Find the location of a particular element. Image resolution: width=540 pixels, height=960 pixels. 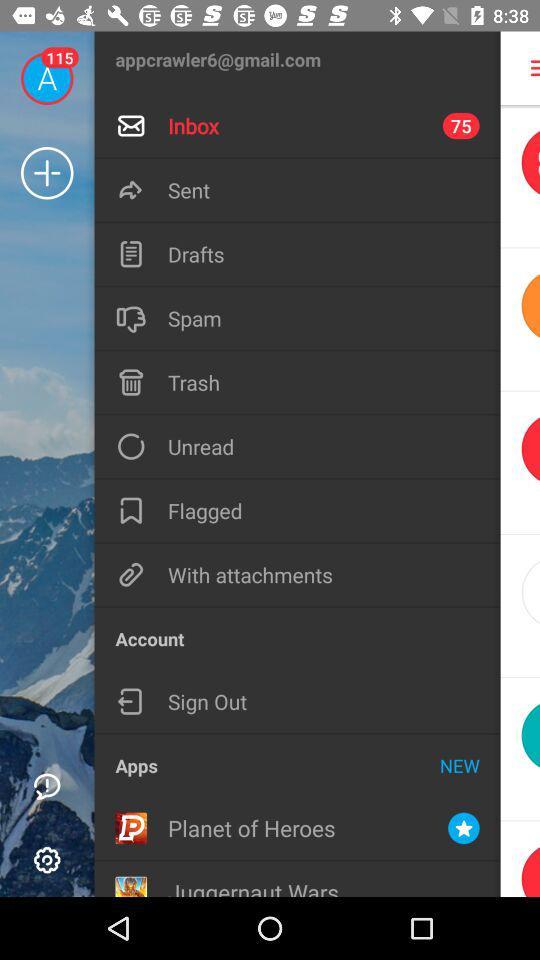

the arrow_backward icon is located at coordinates (520, 605).